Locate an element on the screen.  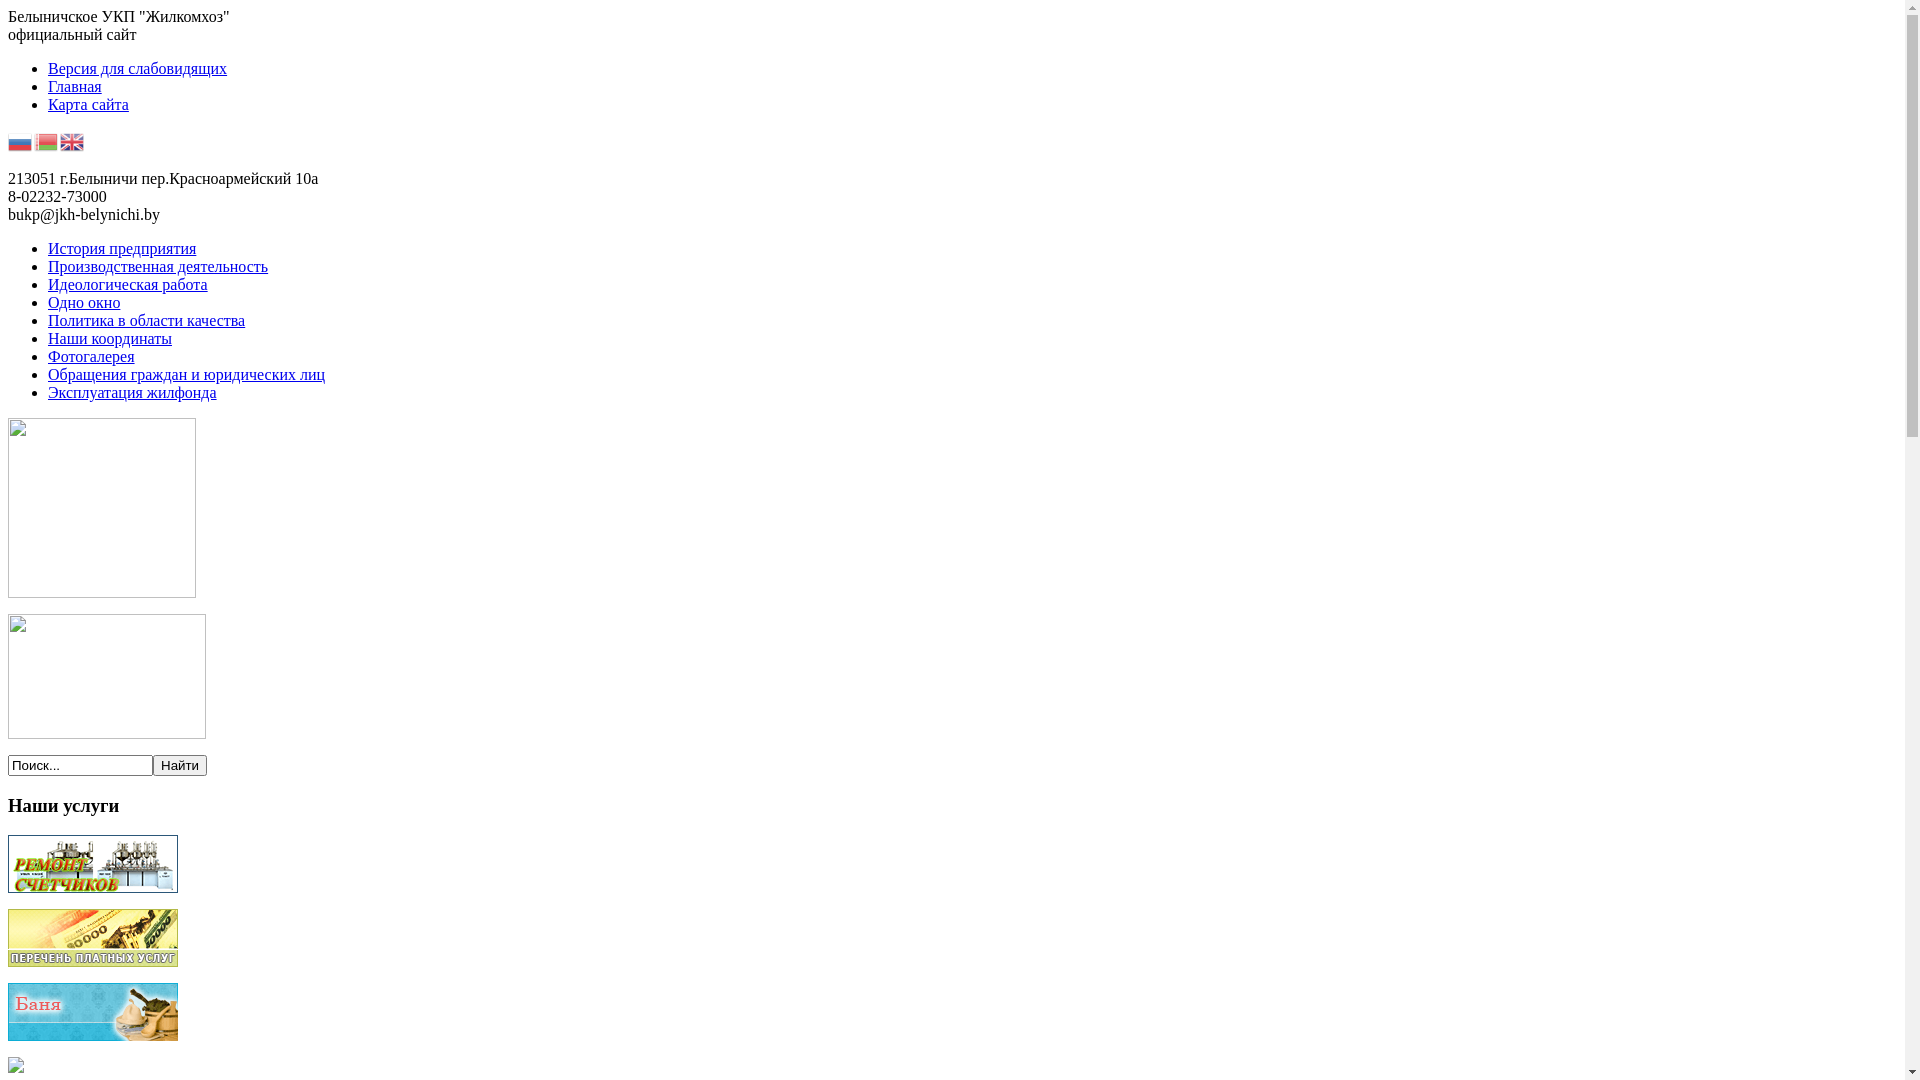
'English' is located at coordinates (59, 139).